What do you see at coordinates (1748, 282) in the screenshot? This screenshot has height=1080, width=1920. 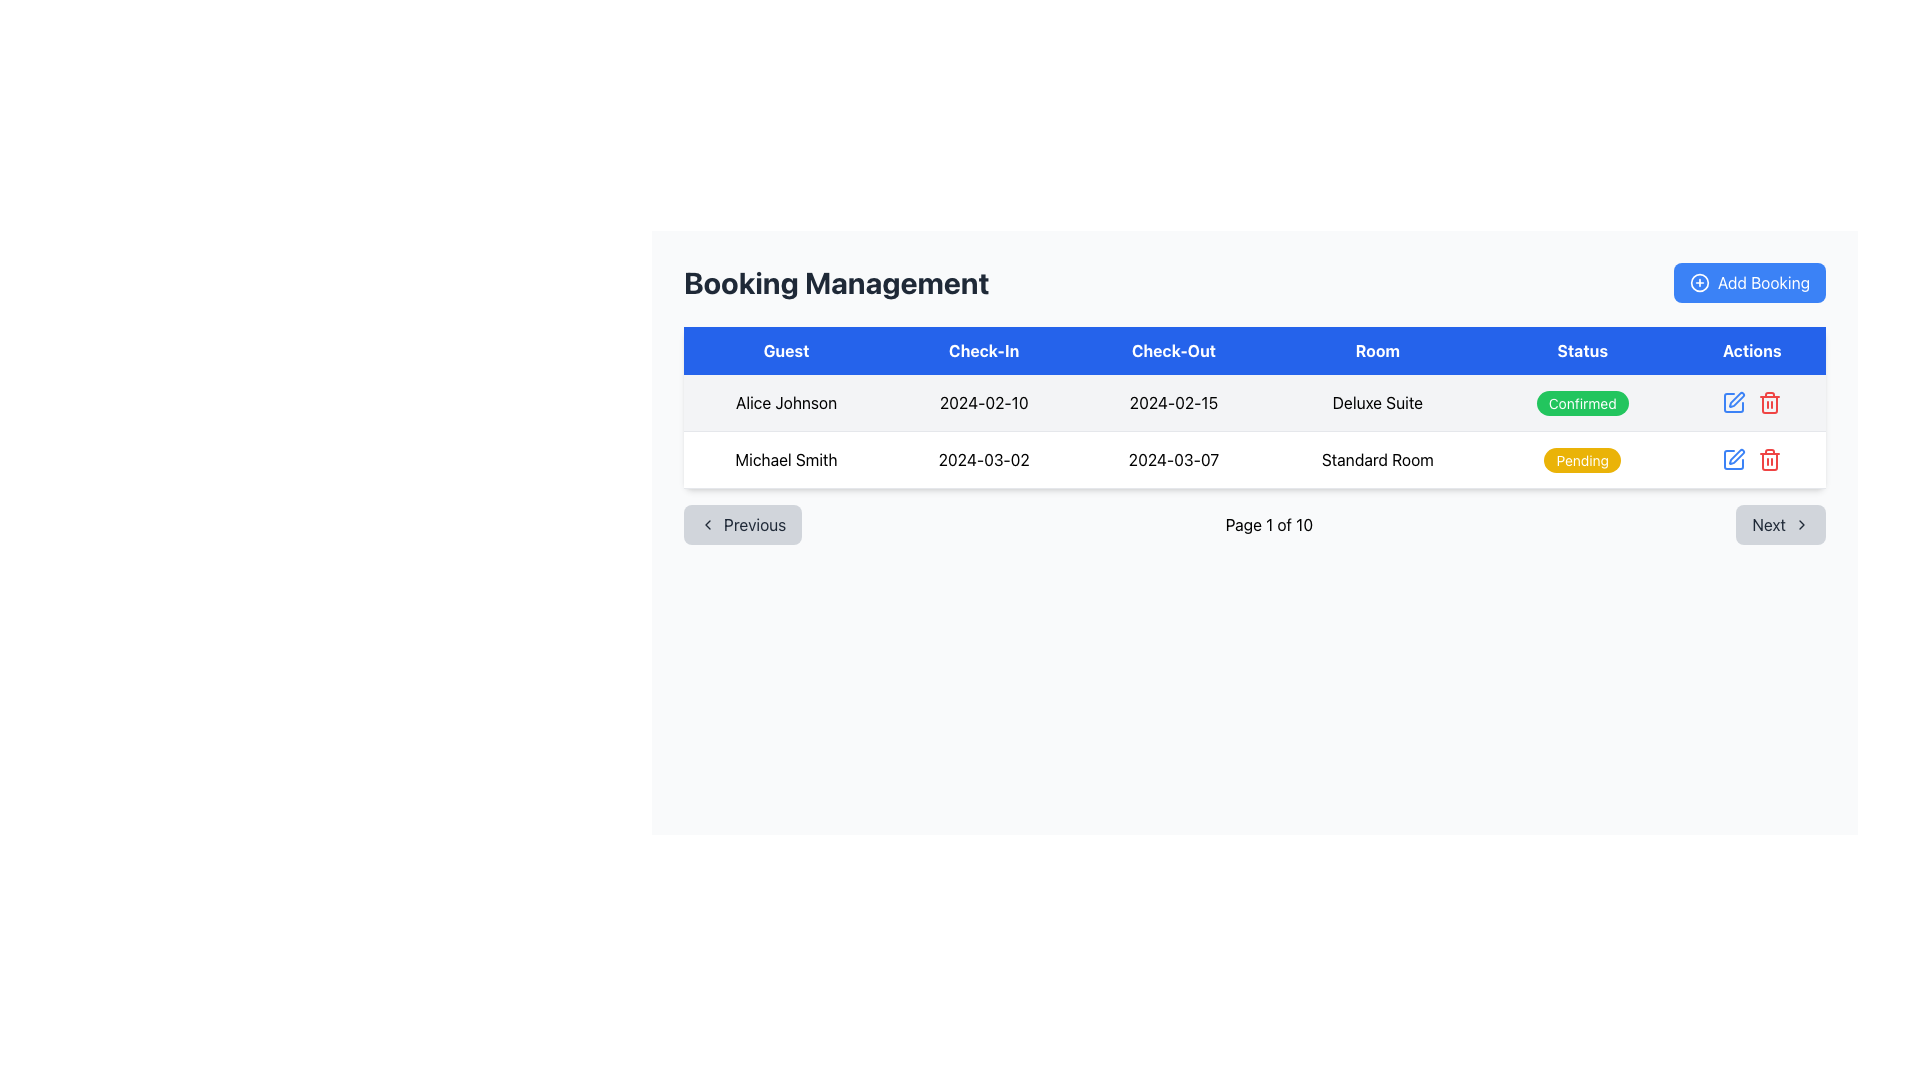 I see `the 'Add Booking' button, which has a vivid blue background and a white text label, to initiate the add booking action` at bounding box center [1748, 282].